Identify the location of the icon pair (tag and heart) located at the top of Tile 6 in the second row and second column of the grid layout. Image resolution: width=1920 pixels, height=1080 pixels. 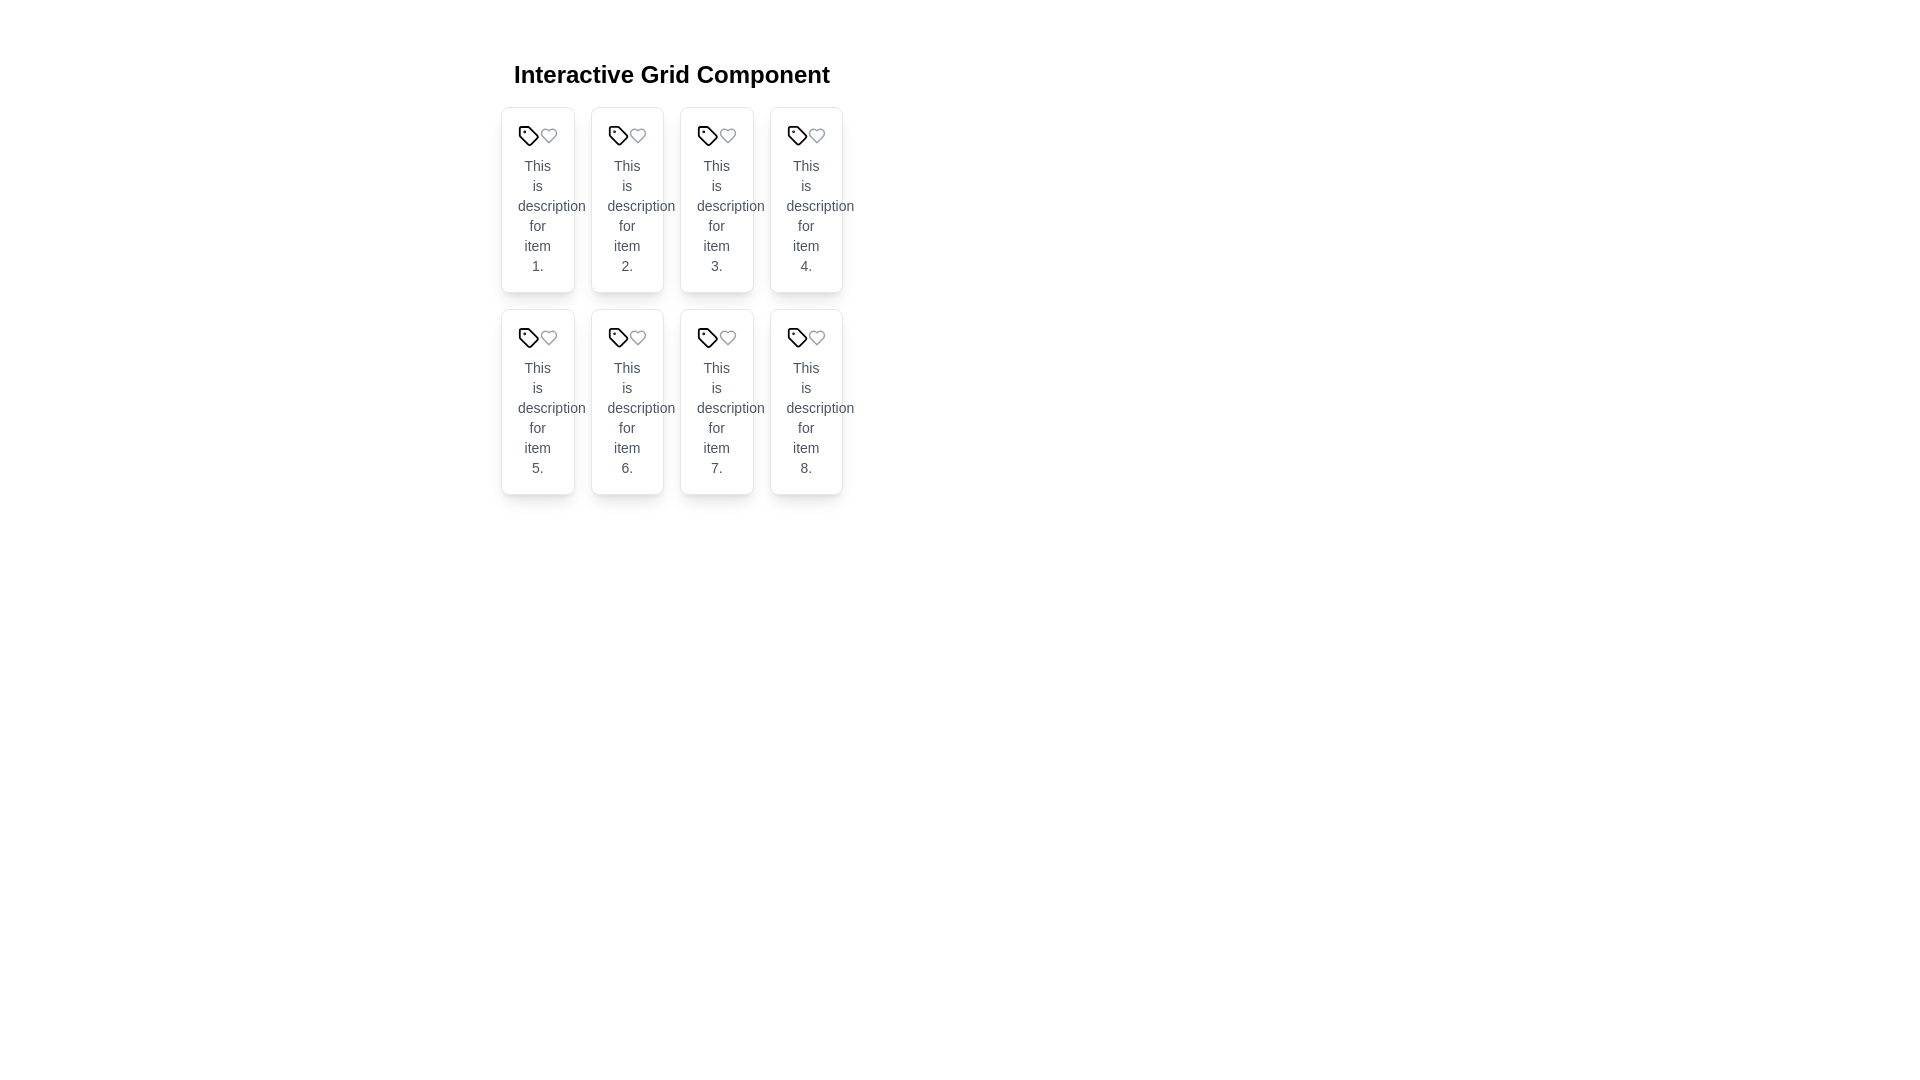
(626, 337).